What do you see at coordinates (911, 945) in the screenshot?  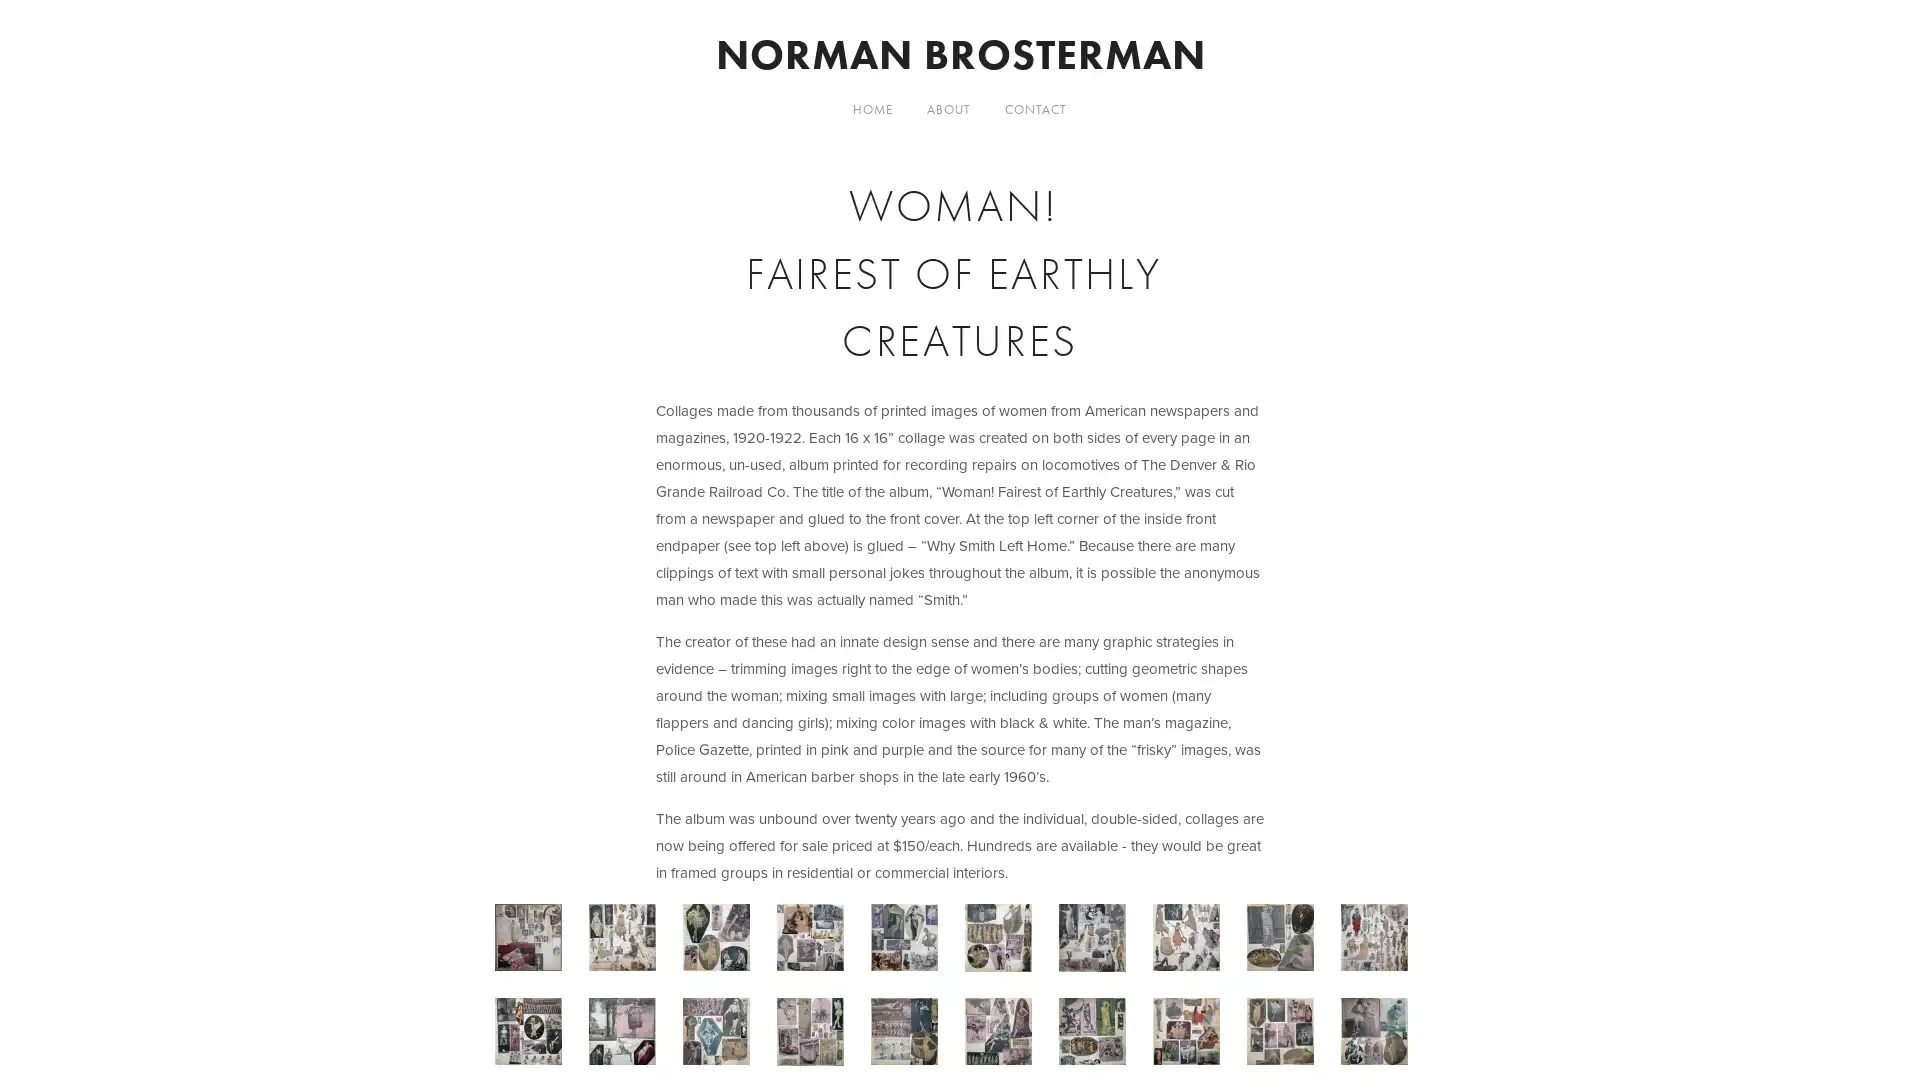 I see `View fullsize Smith 41.jpg` at bounding box center [911, 945].